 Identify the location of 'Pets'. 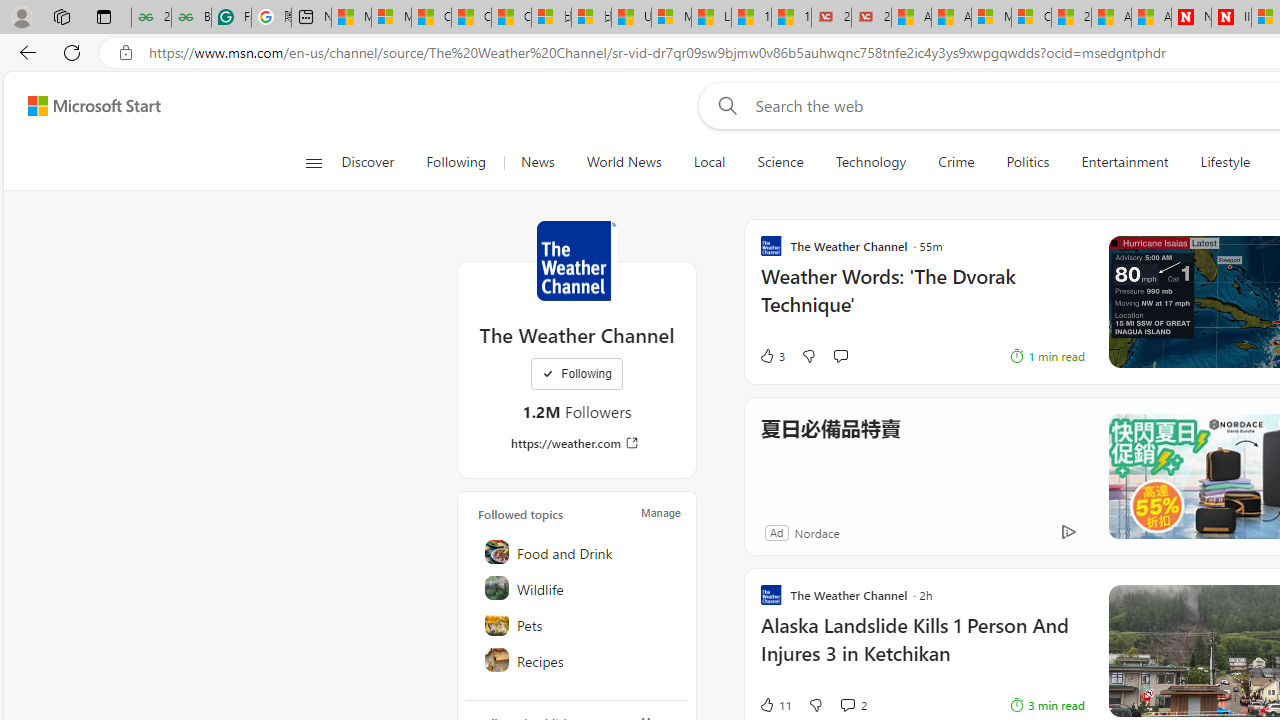
(577, 622).